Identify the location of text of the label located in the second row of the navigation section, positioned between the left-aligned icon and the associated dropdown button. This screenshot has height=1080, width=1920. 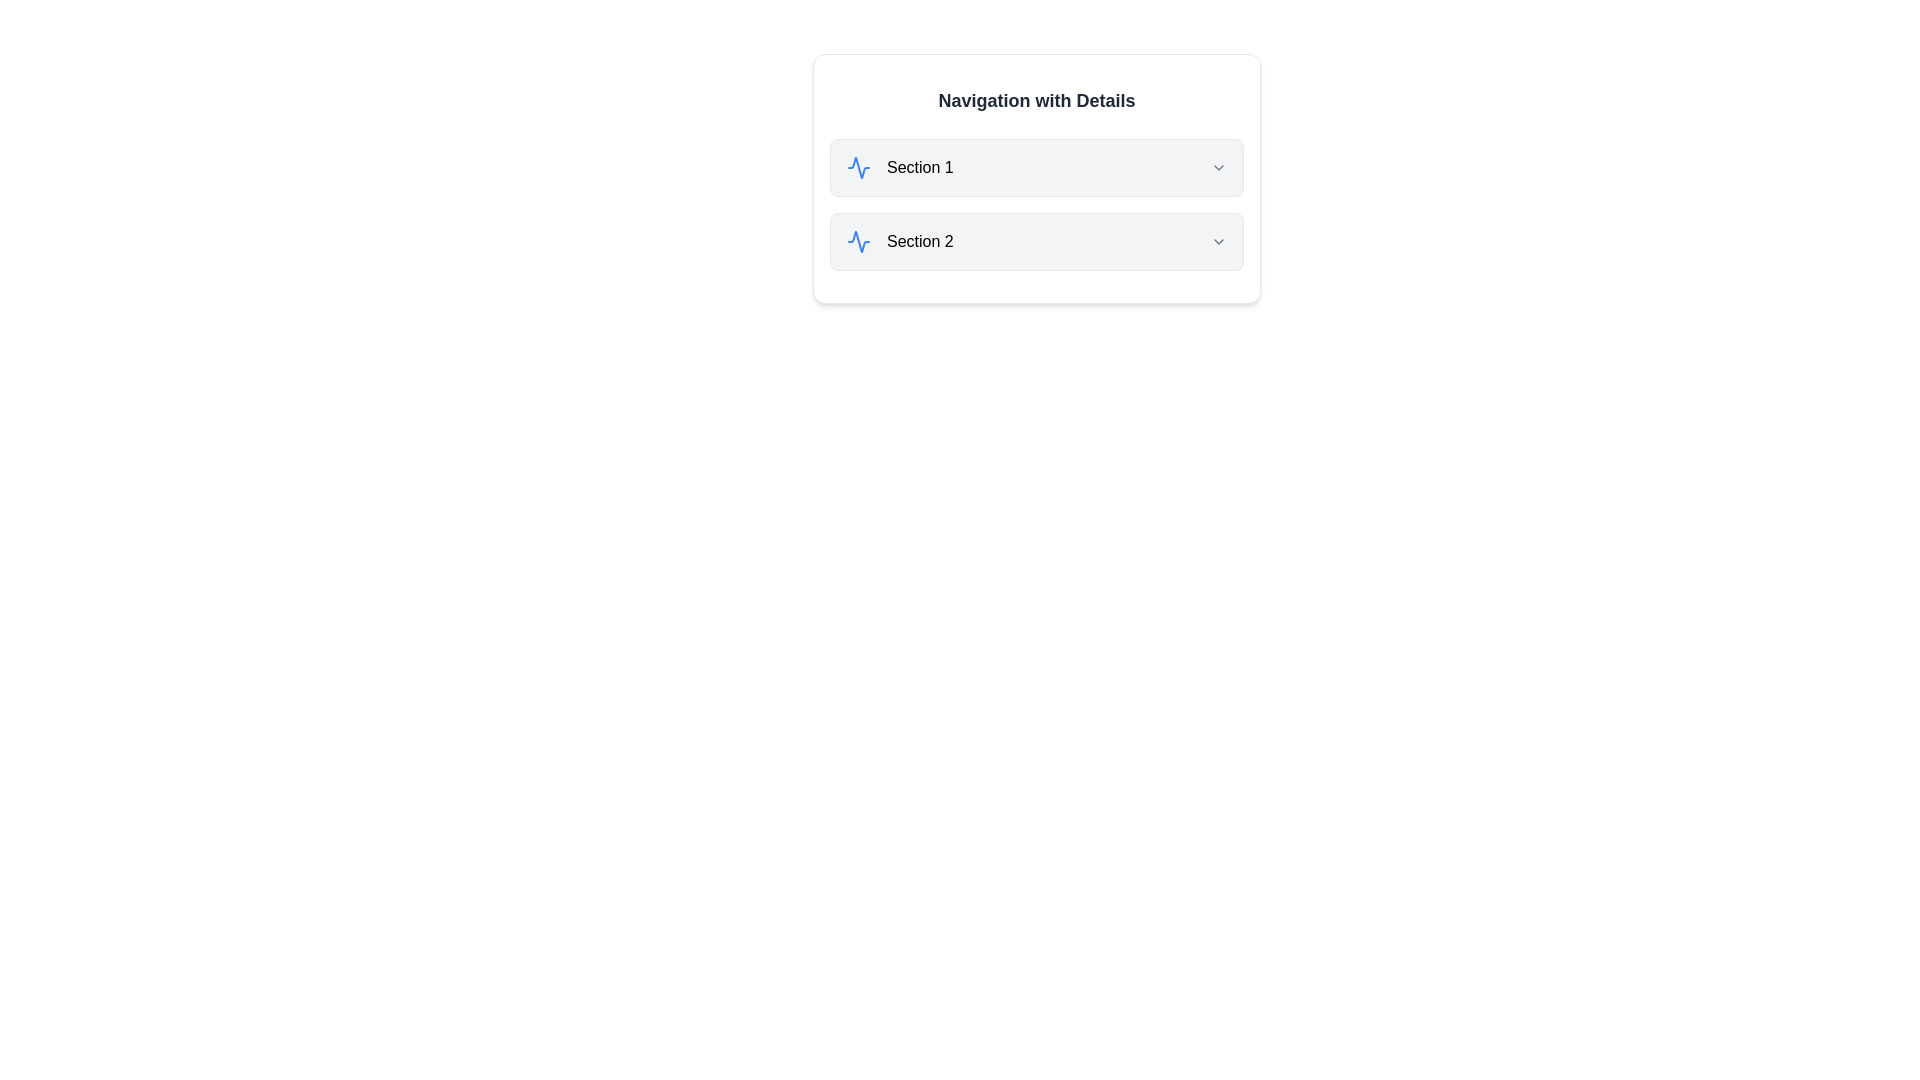
(919, 241).